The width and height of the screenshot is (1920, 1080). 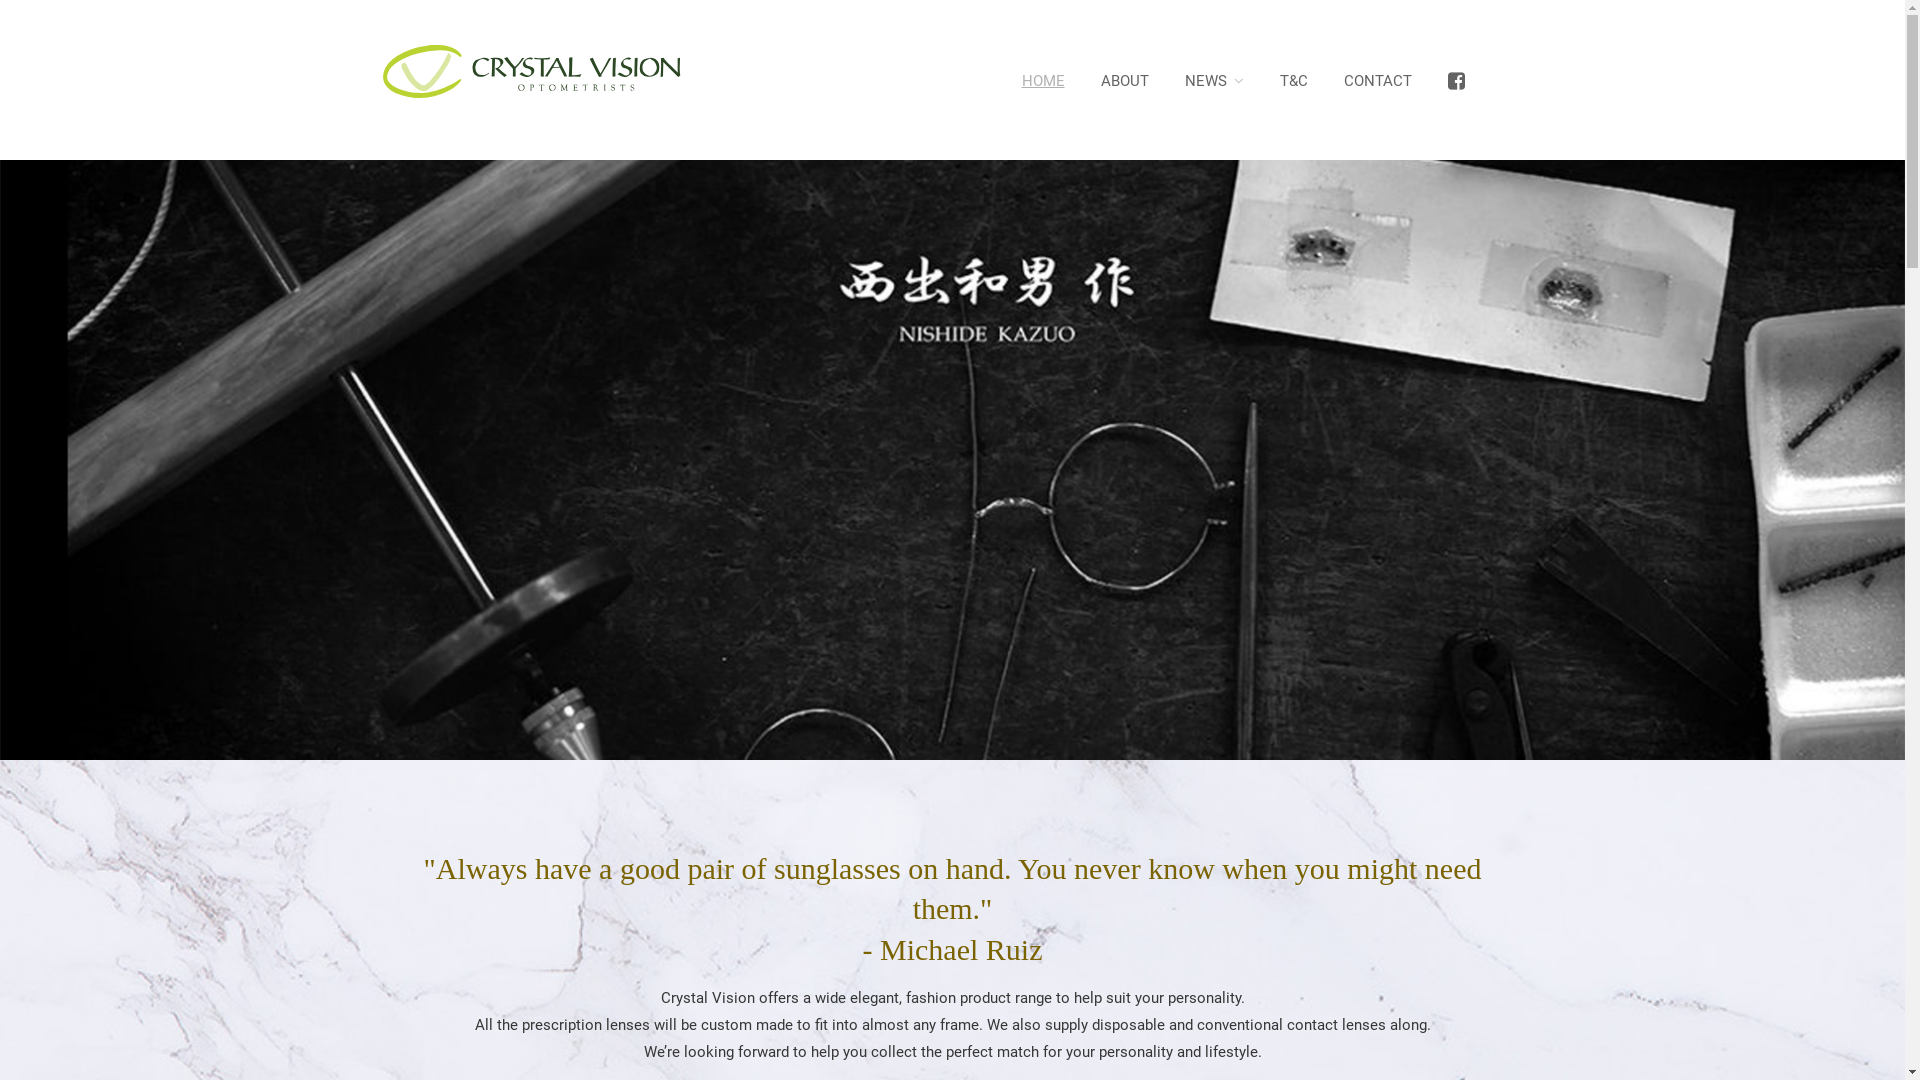 What do you see at coordinates (1376, 80) in the screenshot?
I see `'CONTACT'` at bounding box center [1376, 80].